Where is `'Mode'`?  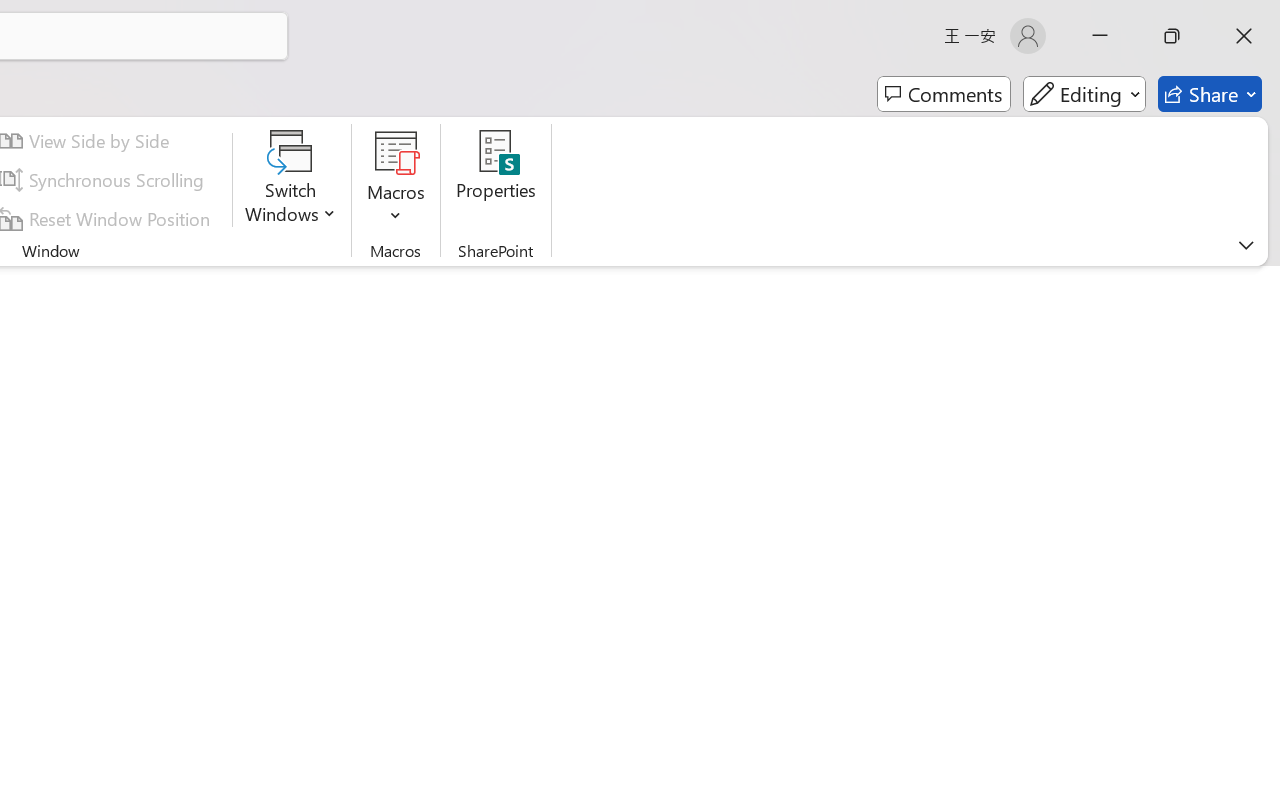
'Mode' is located at coordinates (1083, 94).